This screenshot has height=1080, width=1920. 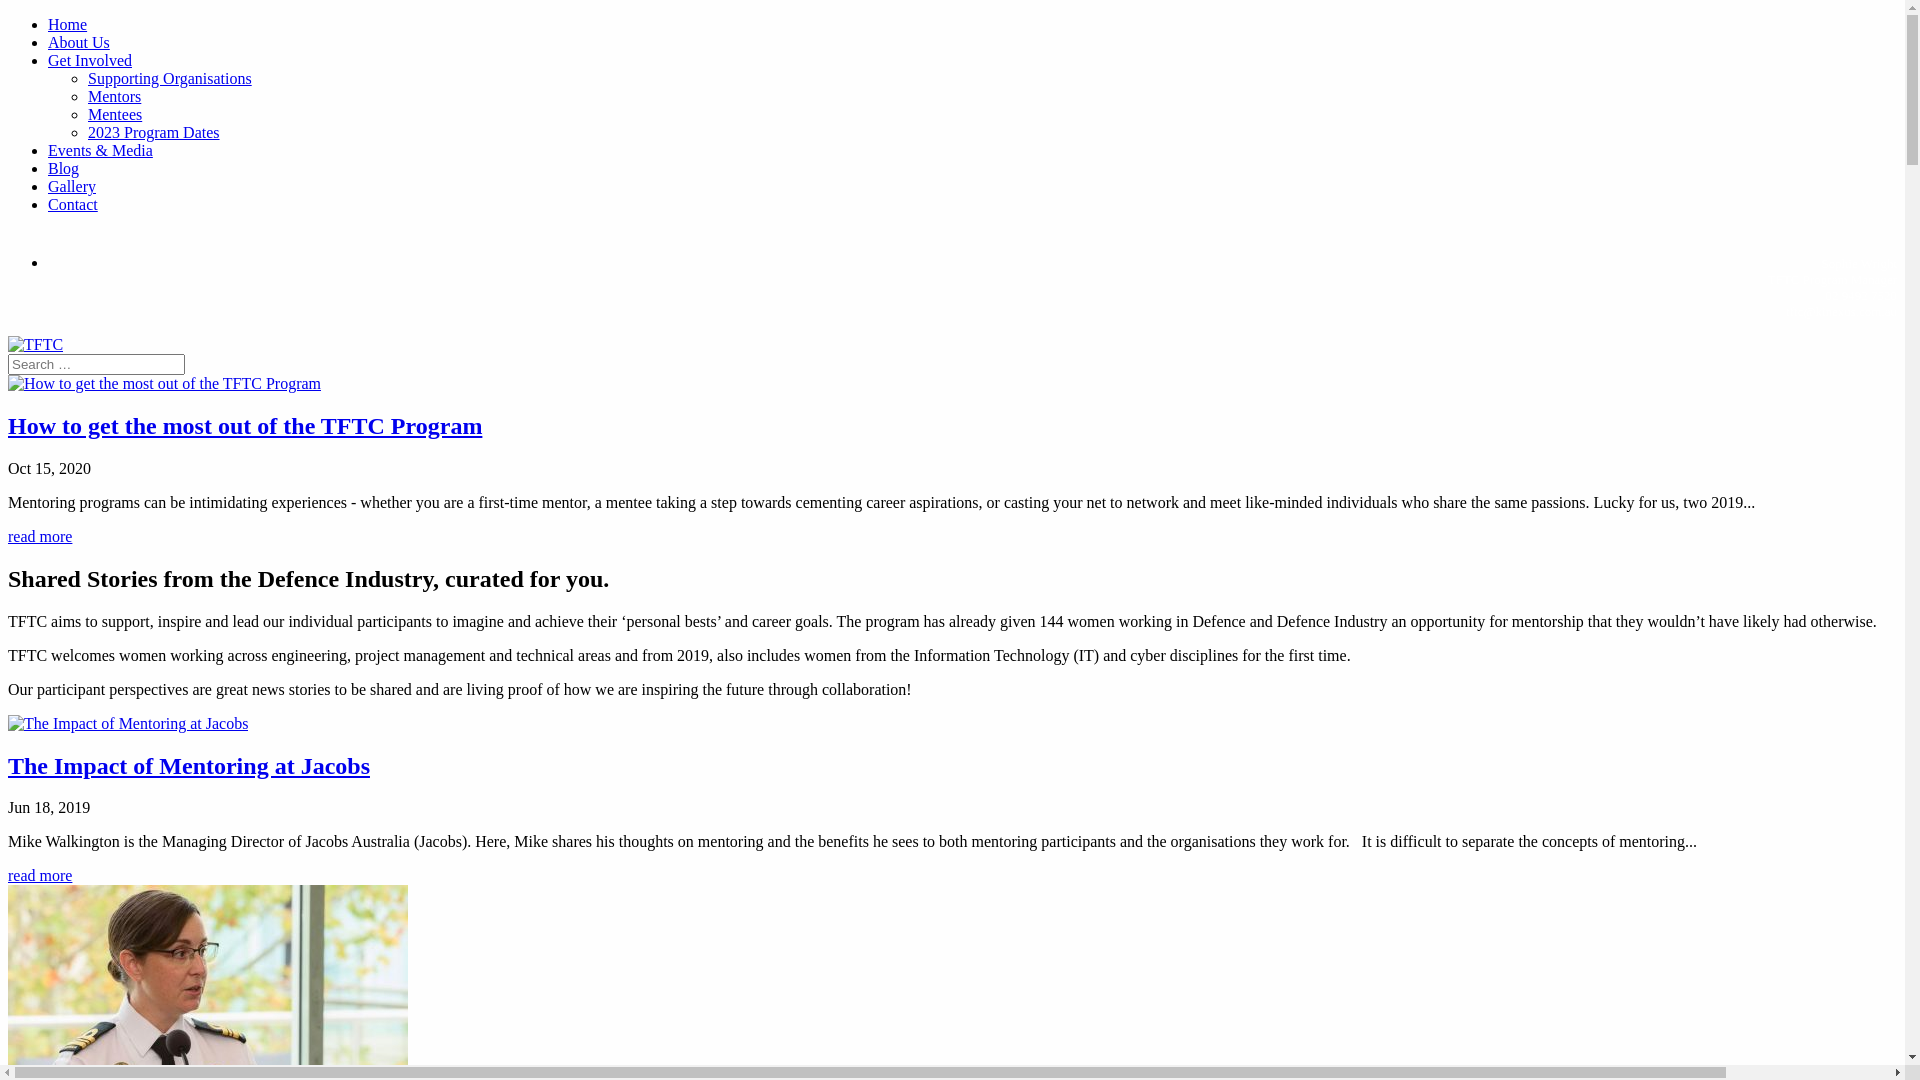 I want to click on 'Mentees', so click(x=114, y=114).